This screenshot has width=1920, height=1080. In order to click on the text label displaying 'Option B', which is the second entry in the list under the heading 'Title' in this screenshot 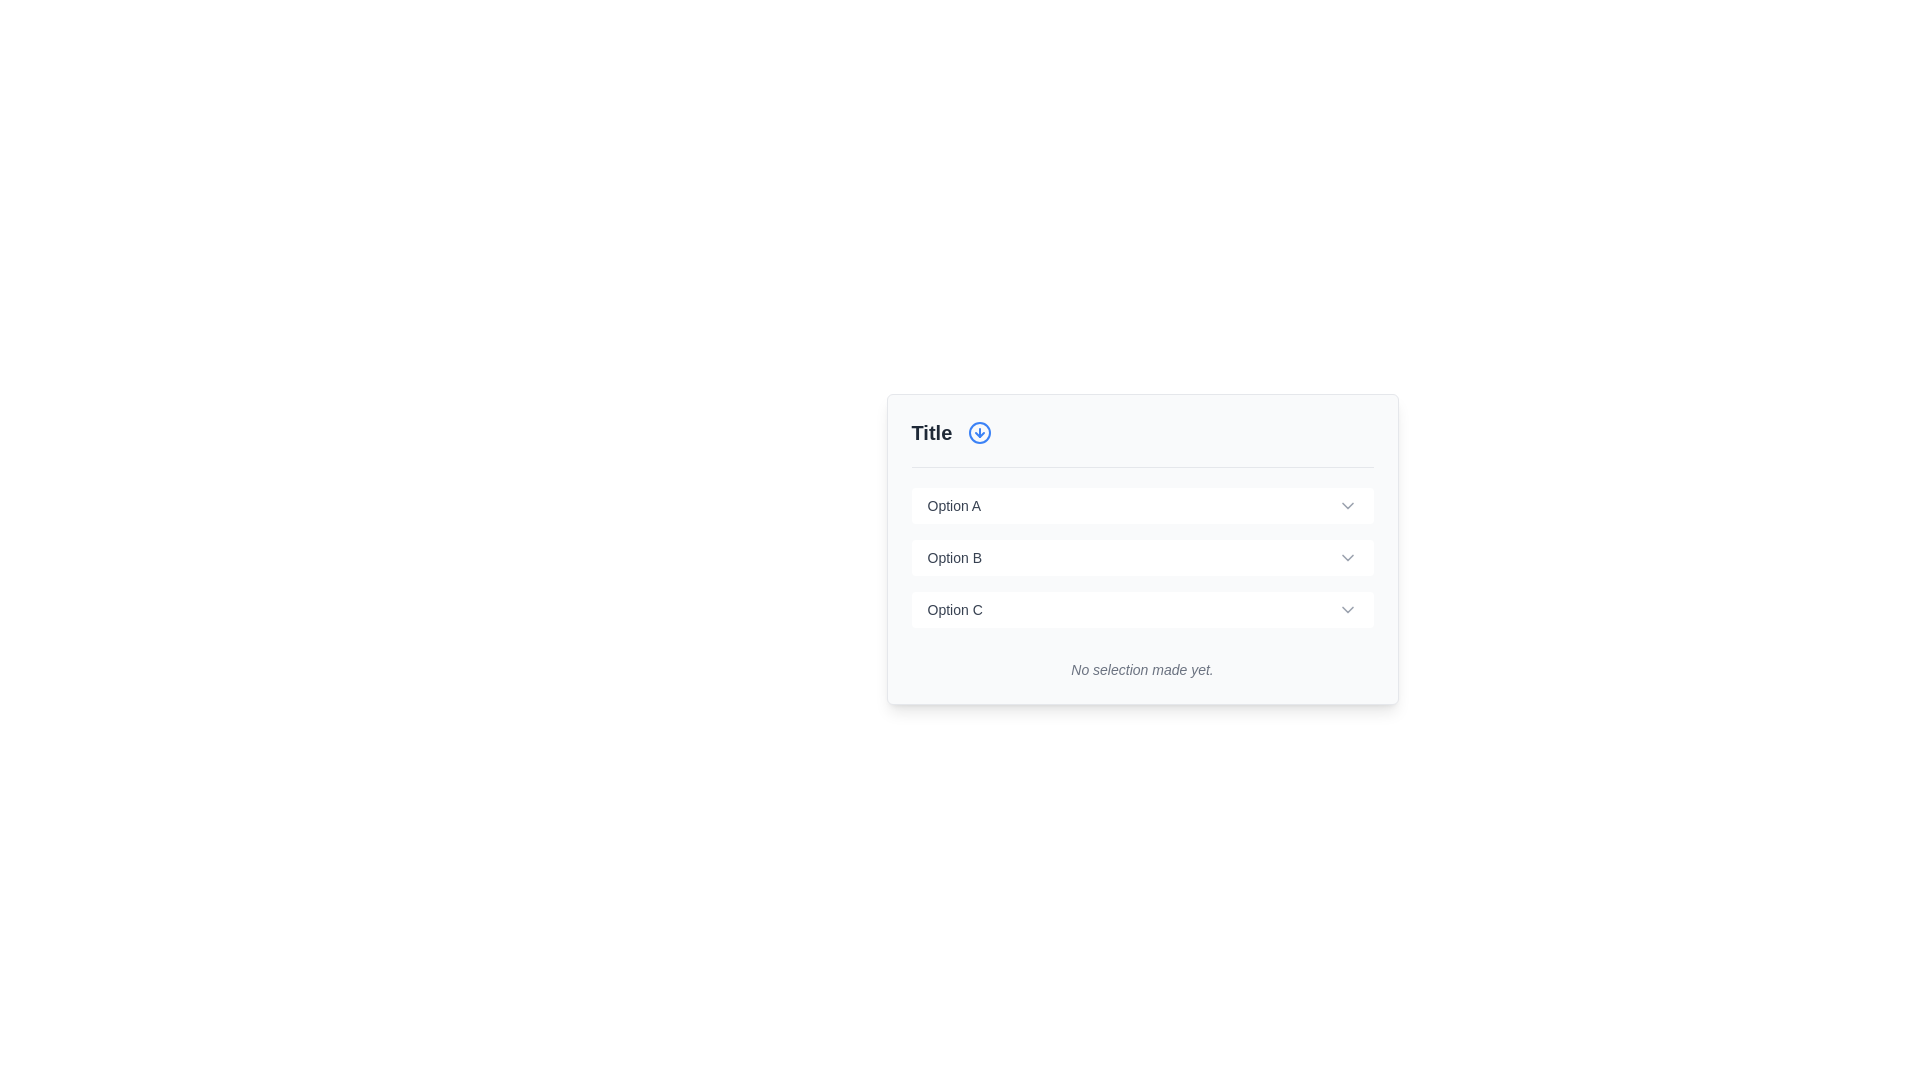, I will do `click(953, 558)`.